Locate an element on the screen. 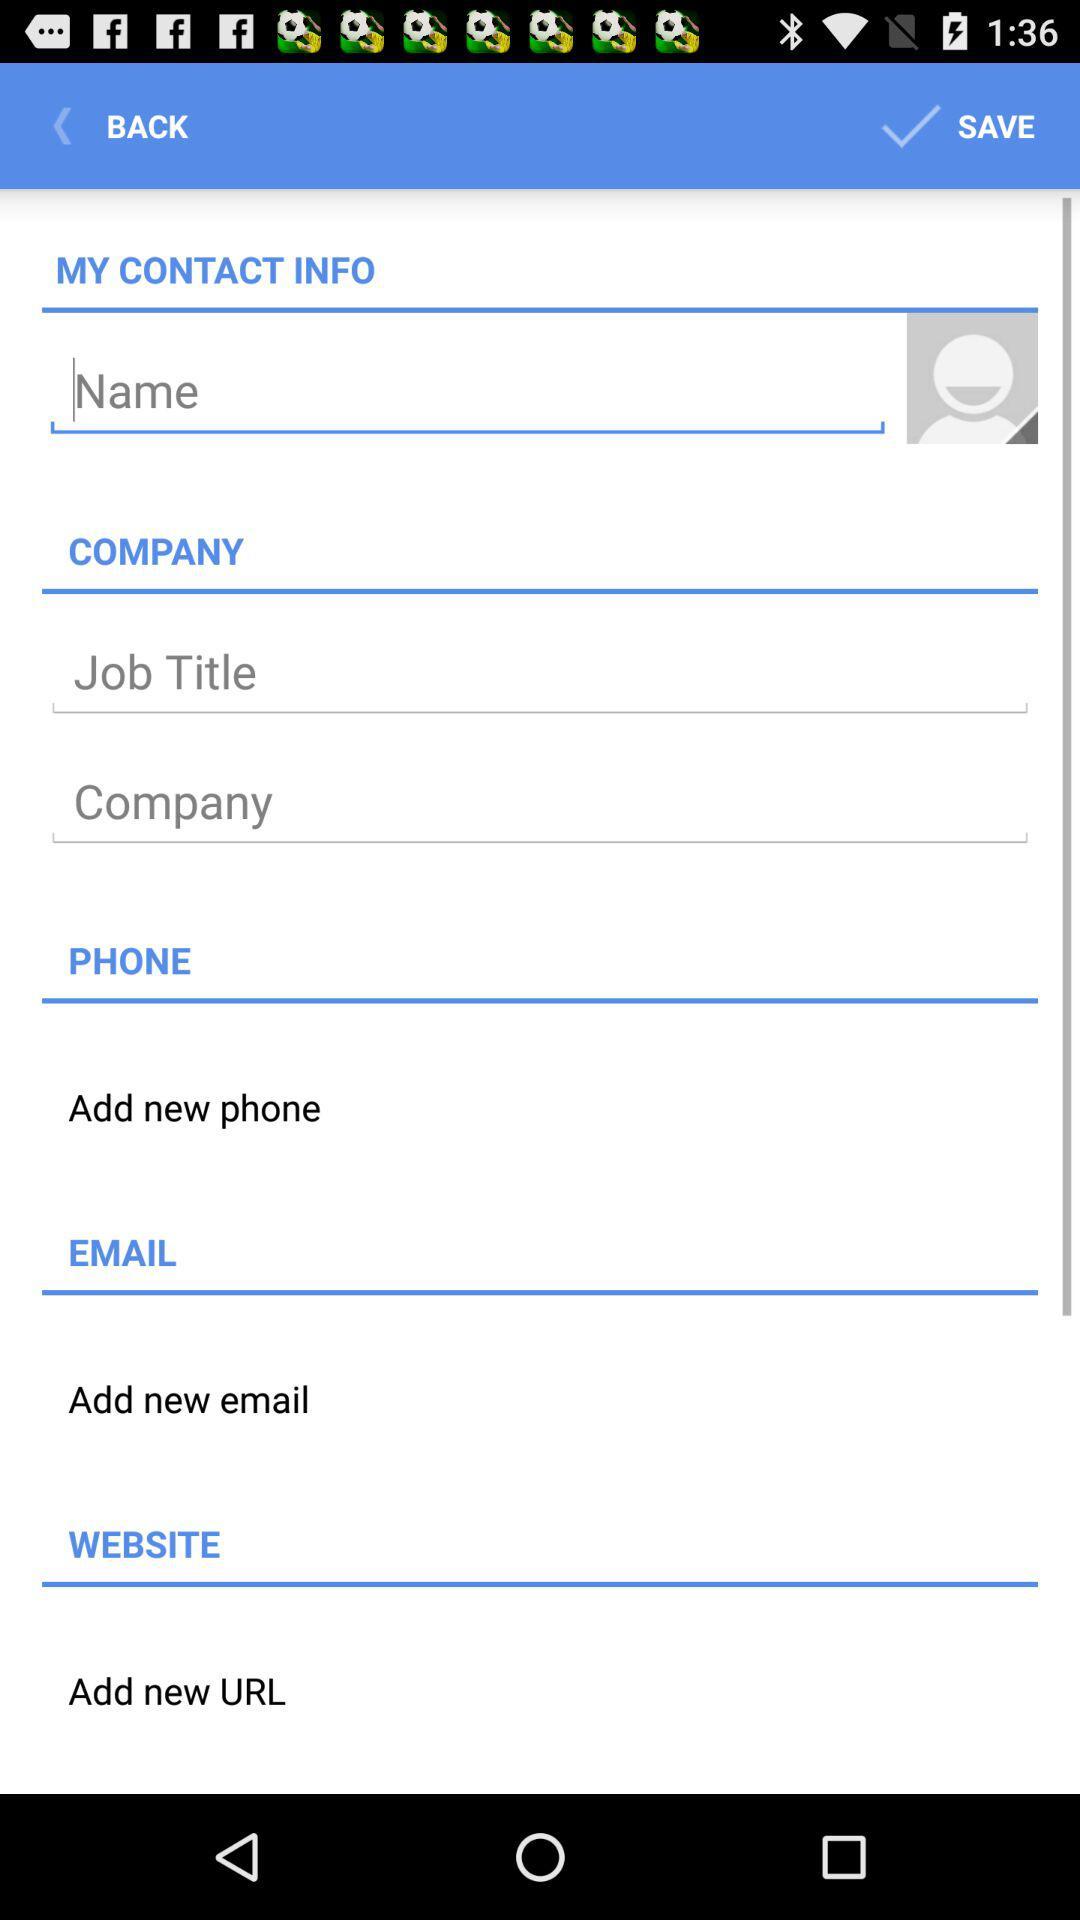  icon to the right of the back is located at coordinates (952, 124).